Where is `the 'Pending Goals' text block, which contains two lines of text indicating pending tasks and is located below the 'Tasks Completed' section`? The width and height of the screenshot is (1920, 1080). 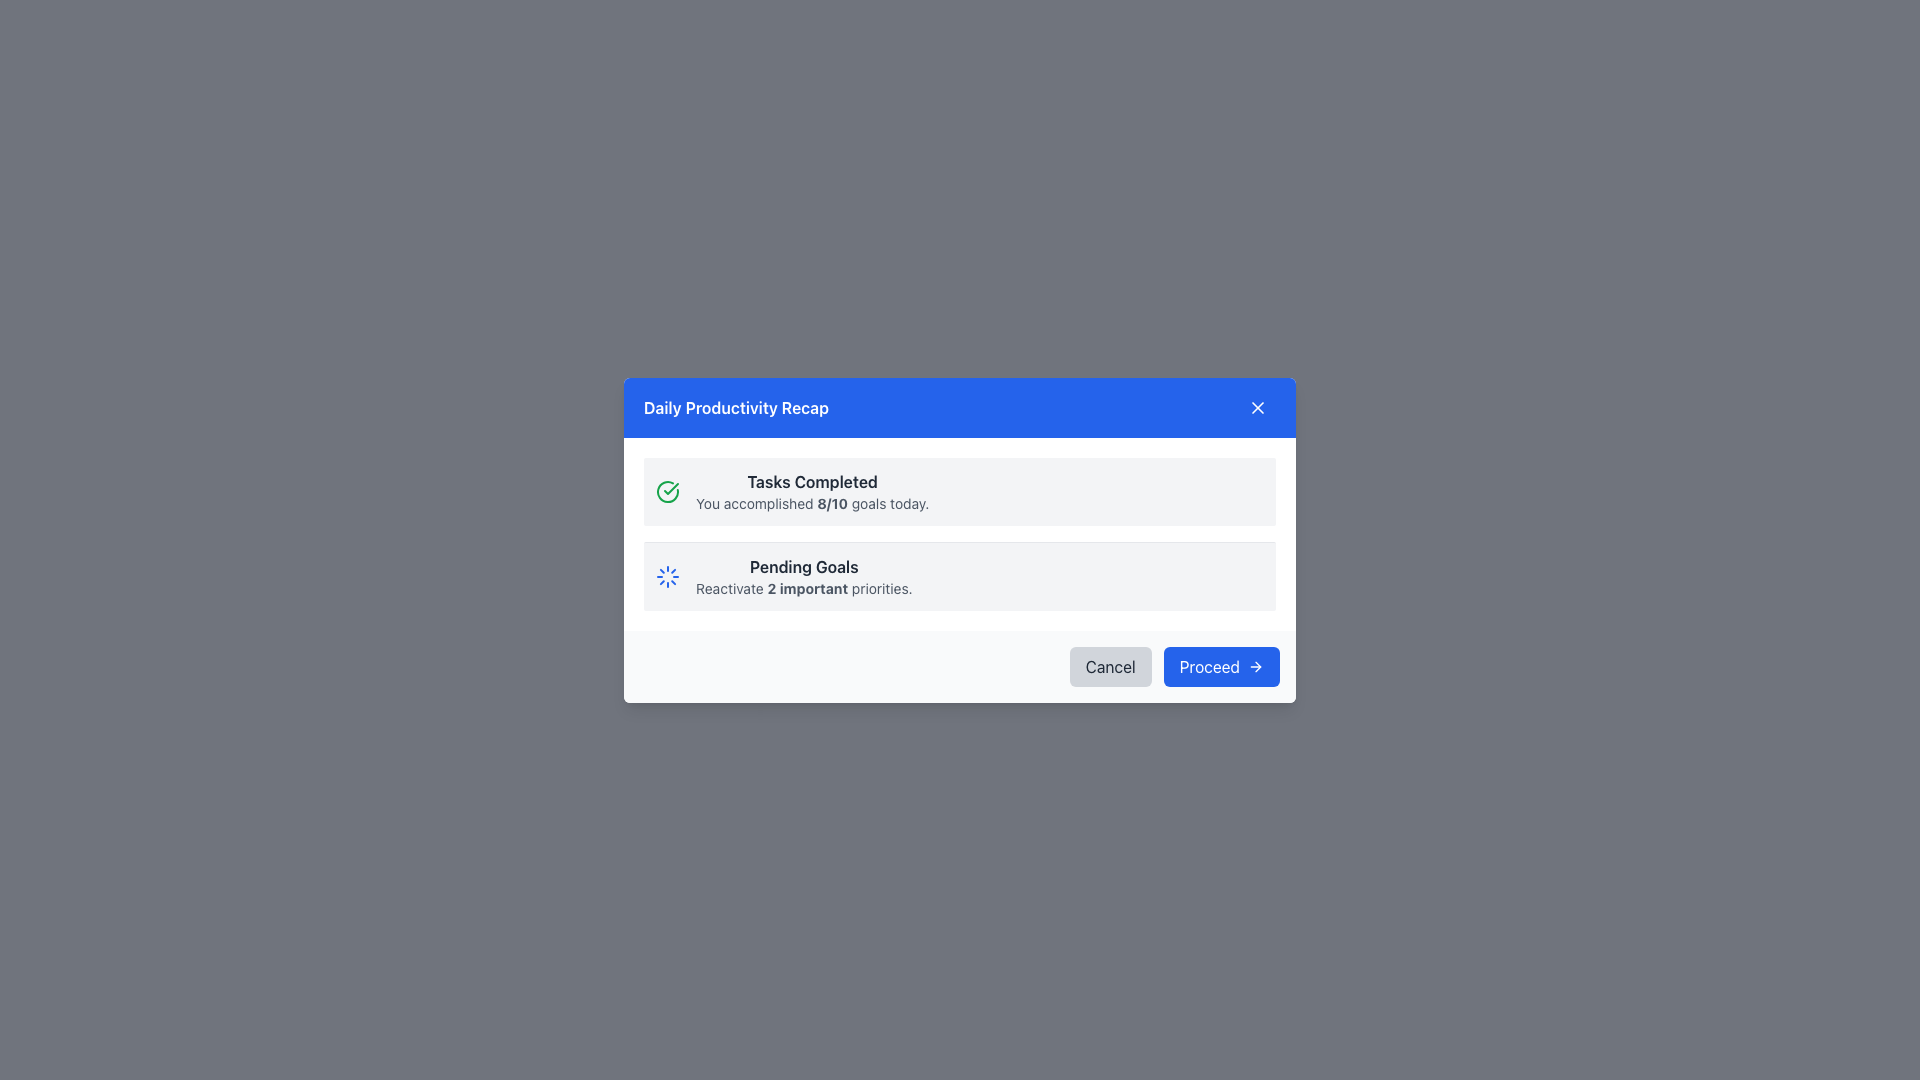
the 'Pending Goals' text block, which contains two lines of text indicating pending tasks and is located below the 'Tasks Completed' section is located at coordinates (804, 576).